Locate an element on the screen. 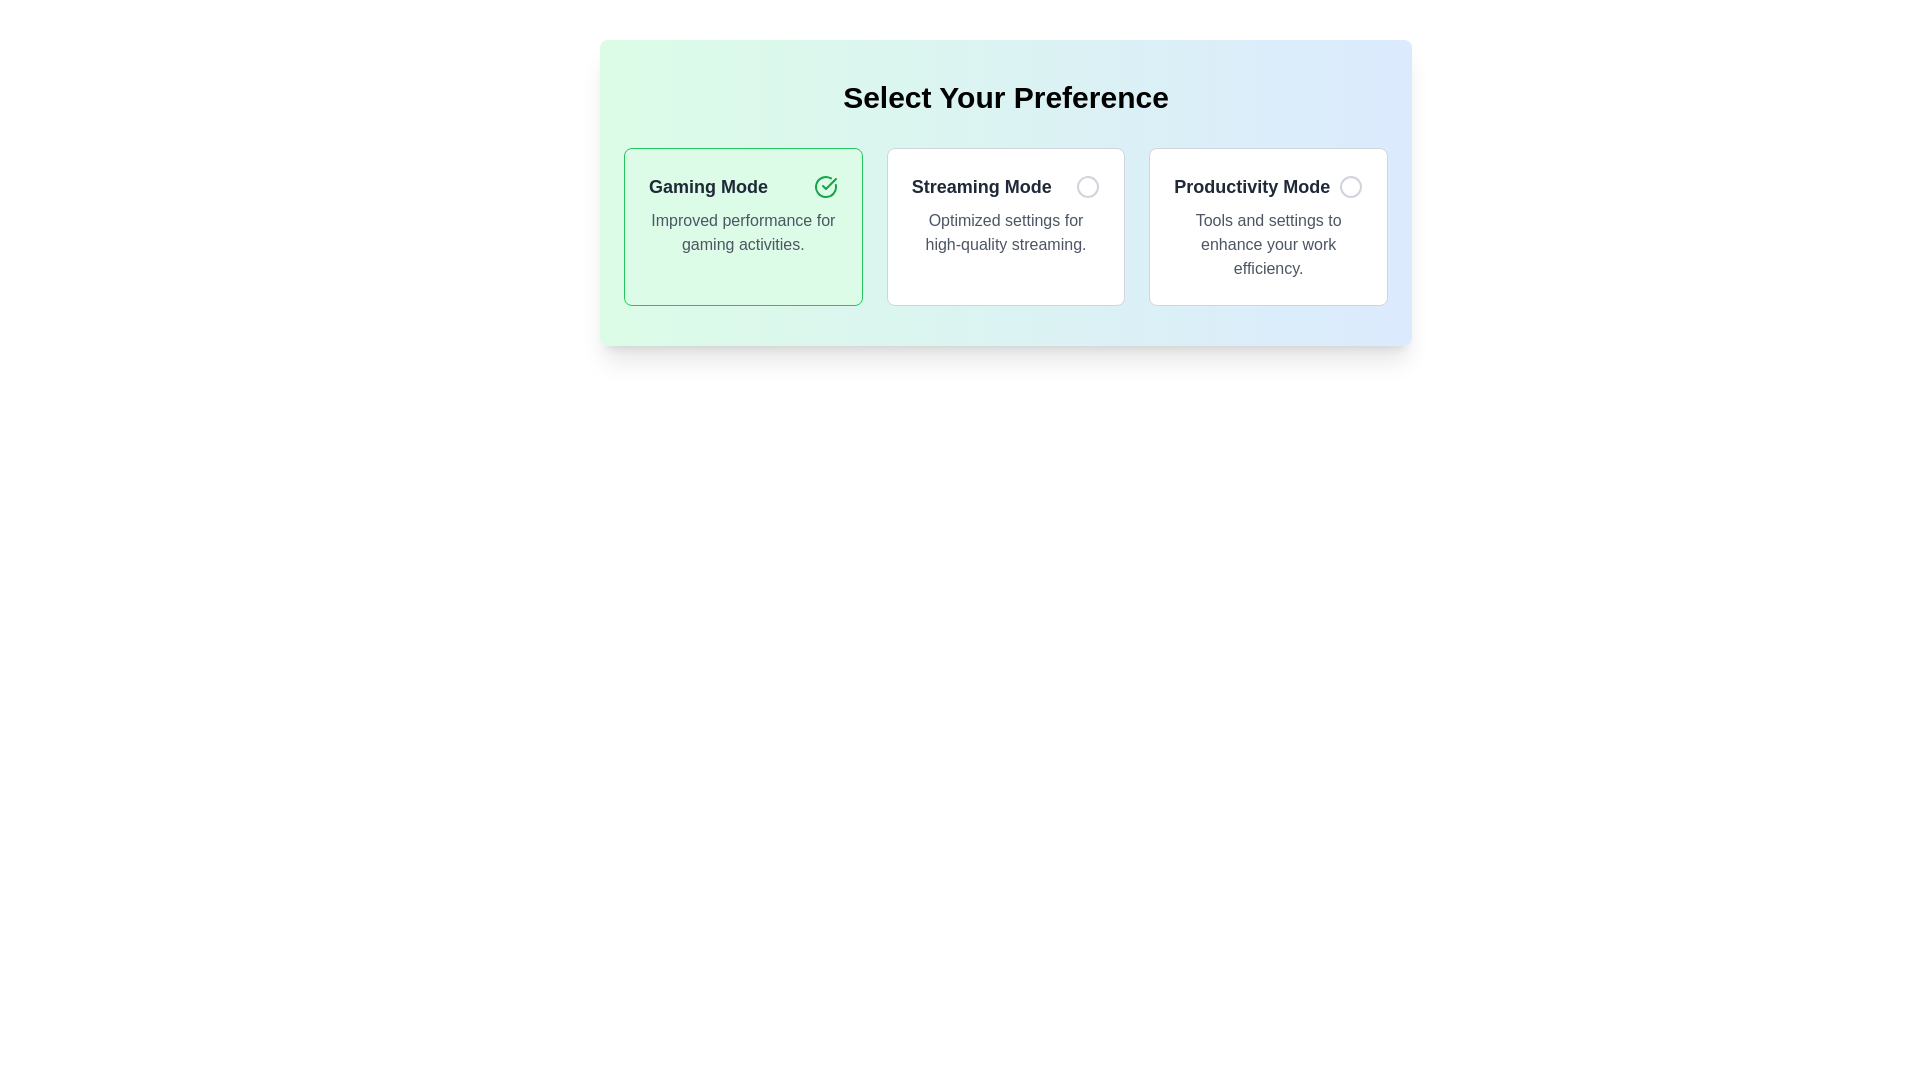  the non-filled circle icon associated with the 'Productivity Mode' label in the top item of the card under 'Select Your Preference' is located at coordinates (1267, 186).